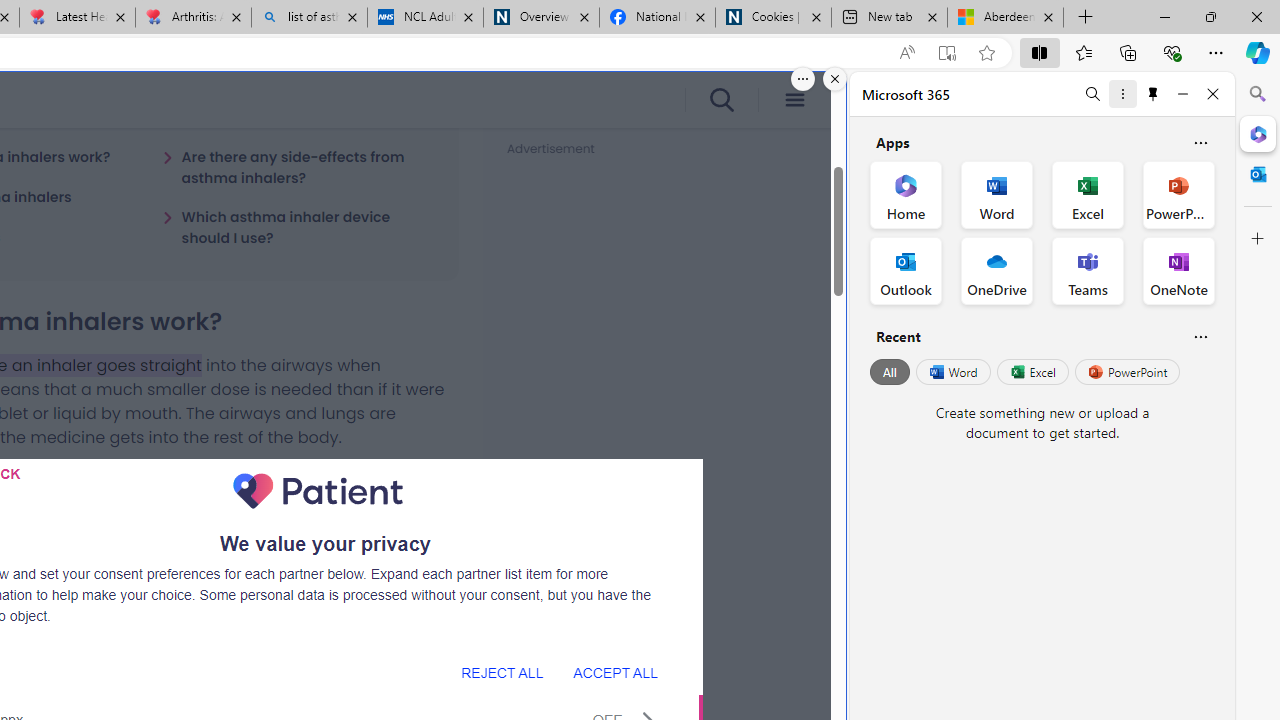 The width and height of the screenshot is (1280, 720). Describe the element at coordinates (502, 672) in the screenshot. I see `'REJECT ALL'` at that location.